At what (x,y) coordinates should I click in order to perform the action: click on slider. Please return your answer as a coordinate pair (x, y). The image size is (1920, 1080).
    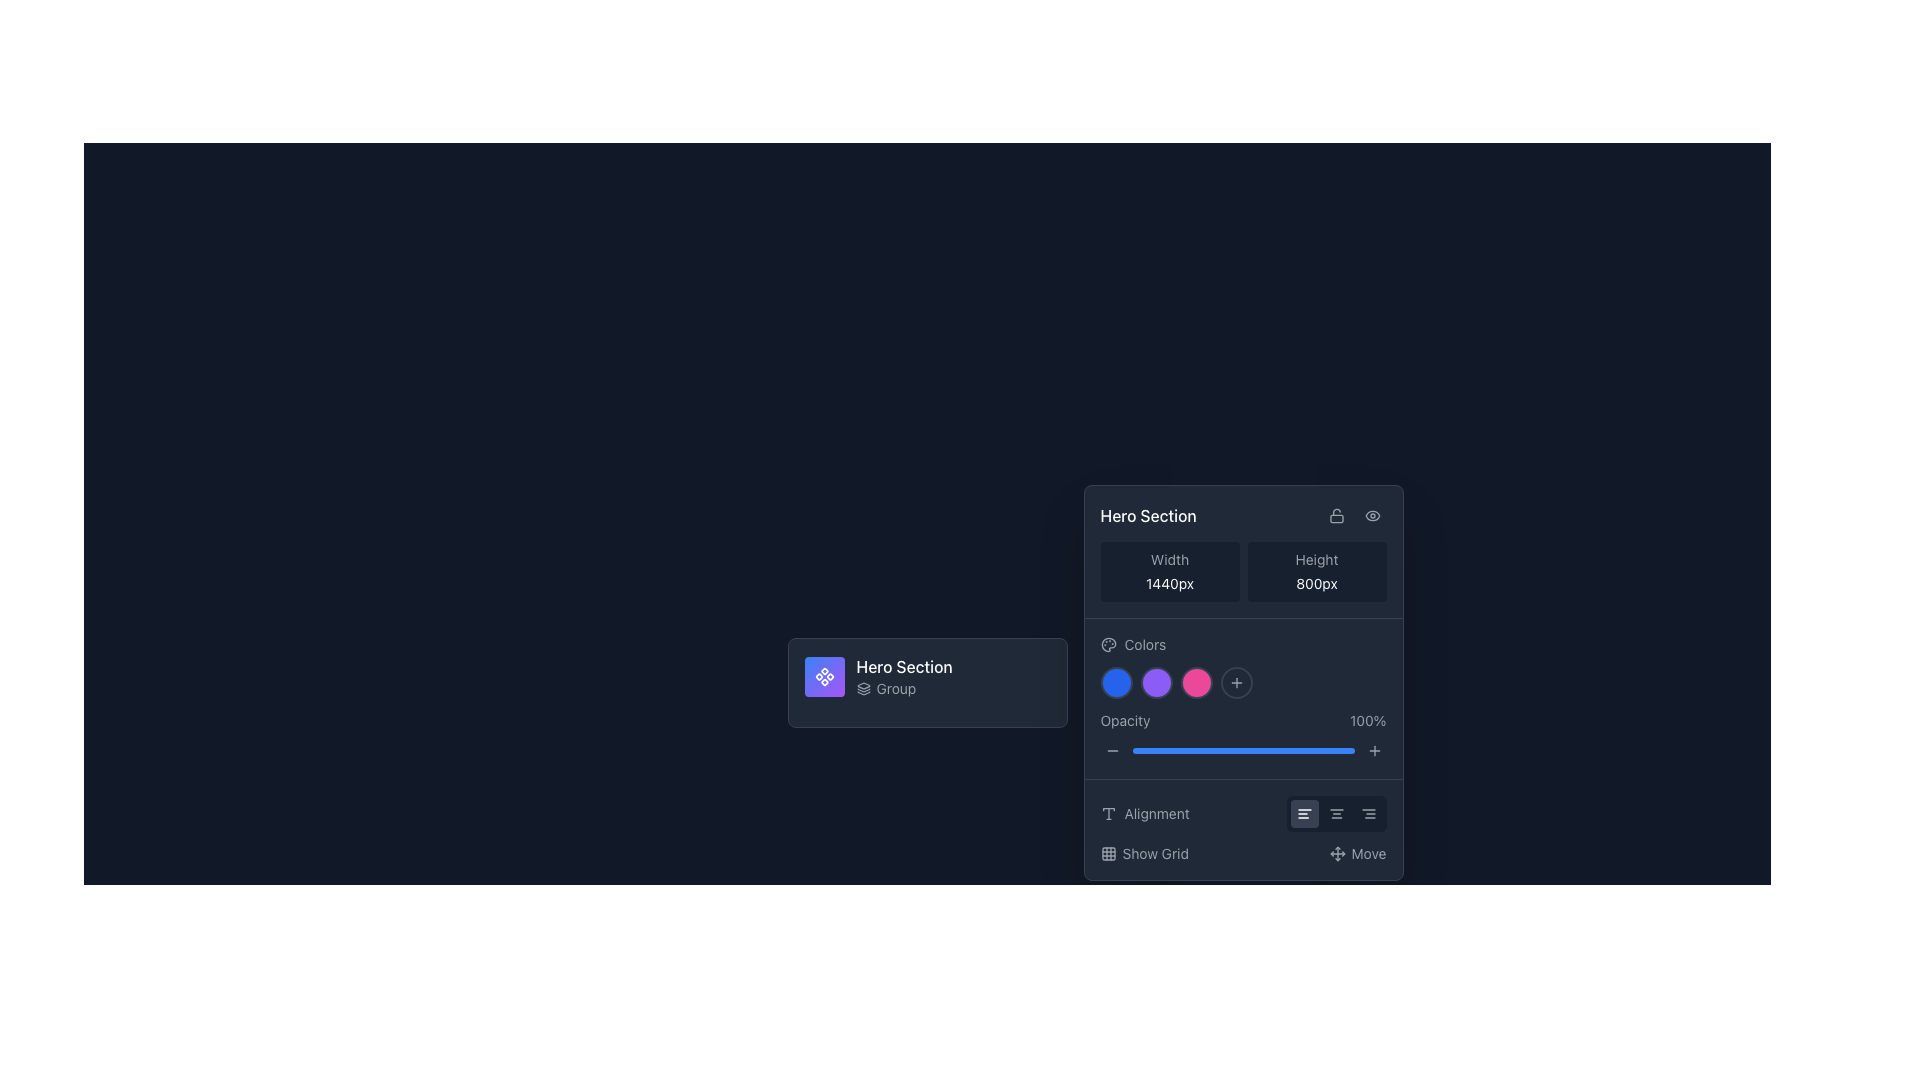
    Looking at the image, I should click on (1213, 751).